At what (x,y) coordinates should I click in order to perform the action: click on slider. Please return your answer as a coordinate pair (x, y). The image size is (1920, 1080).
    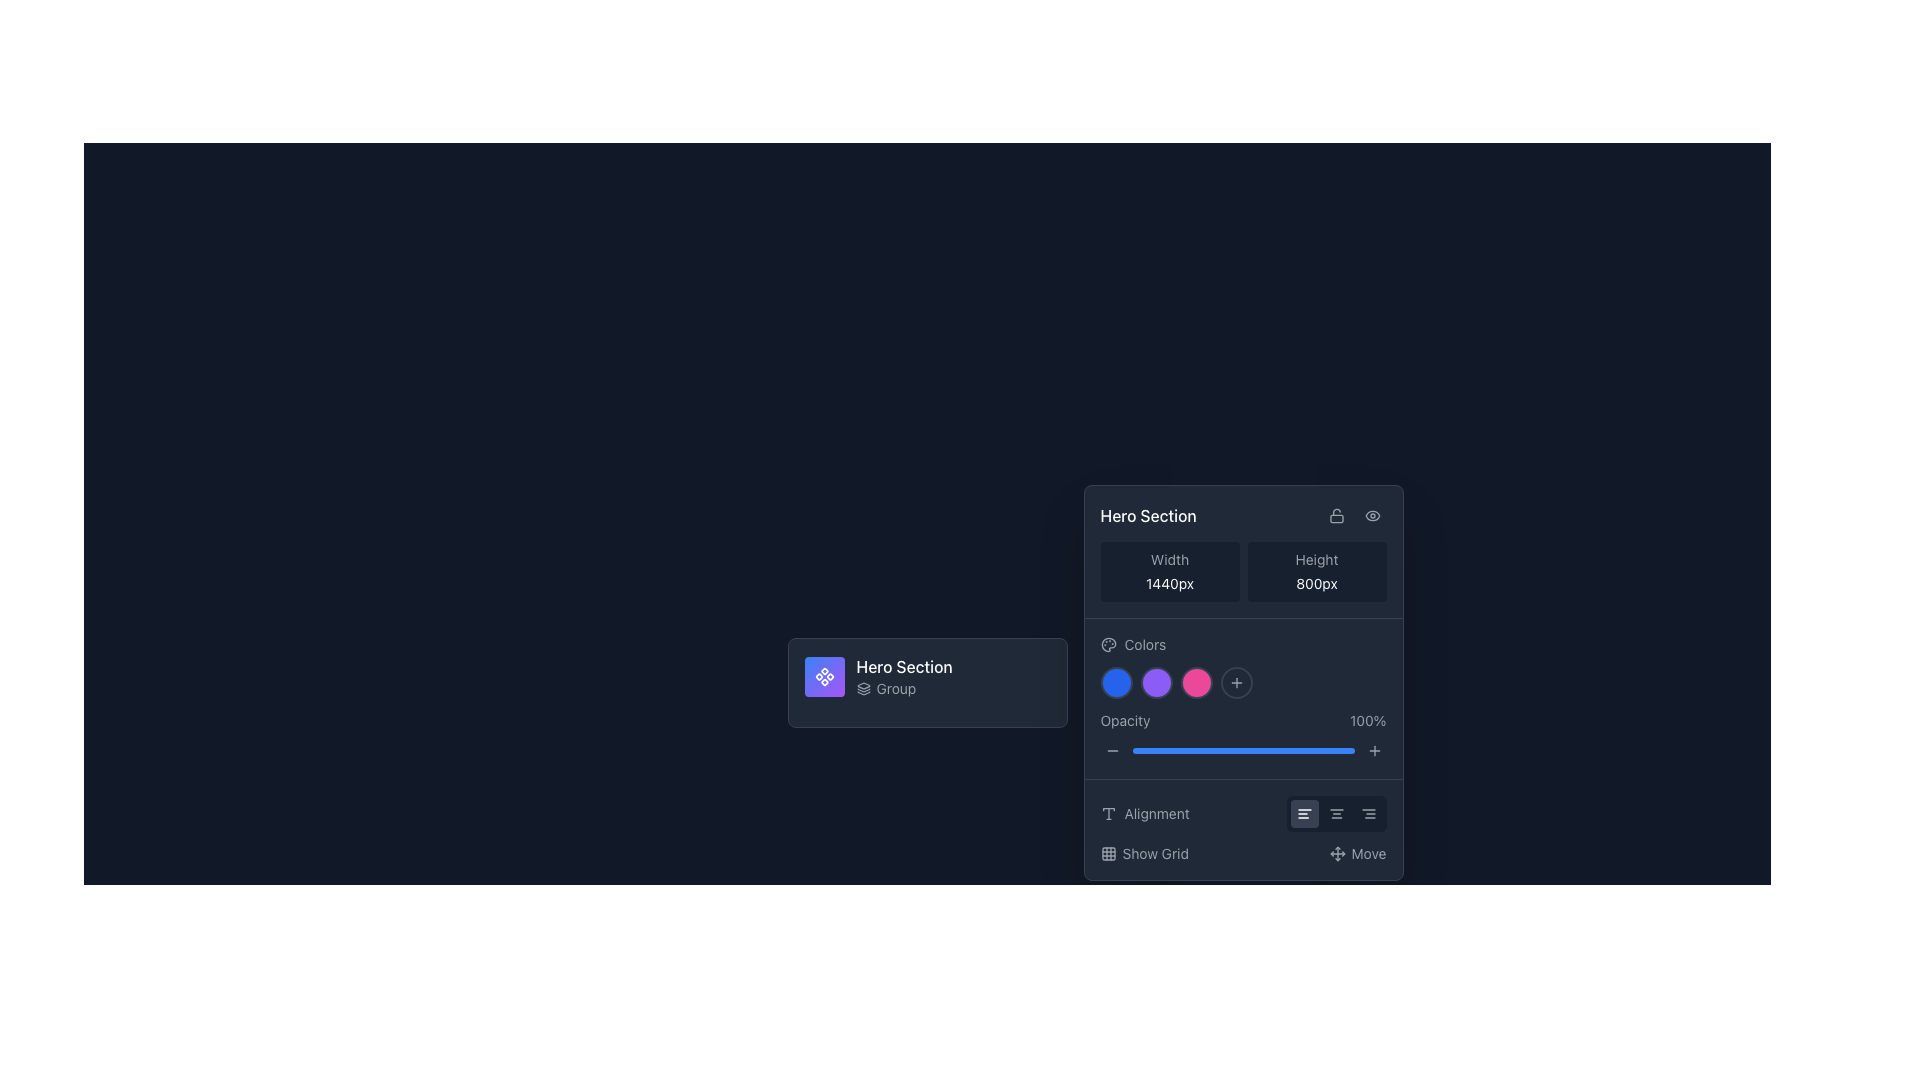
    Looking at the image, I should click on (1213, 751).